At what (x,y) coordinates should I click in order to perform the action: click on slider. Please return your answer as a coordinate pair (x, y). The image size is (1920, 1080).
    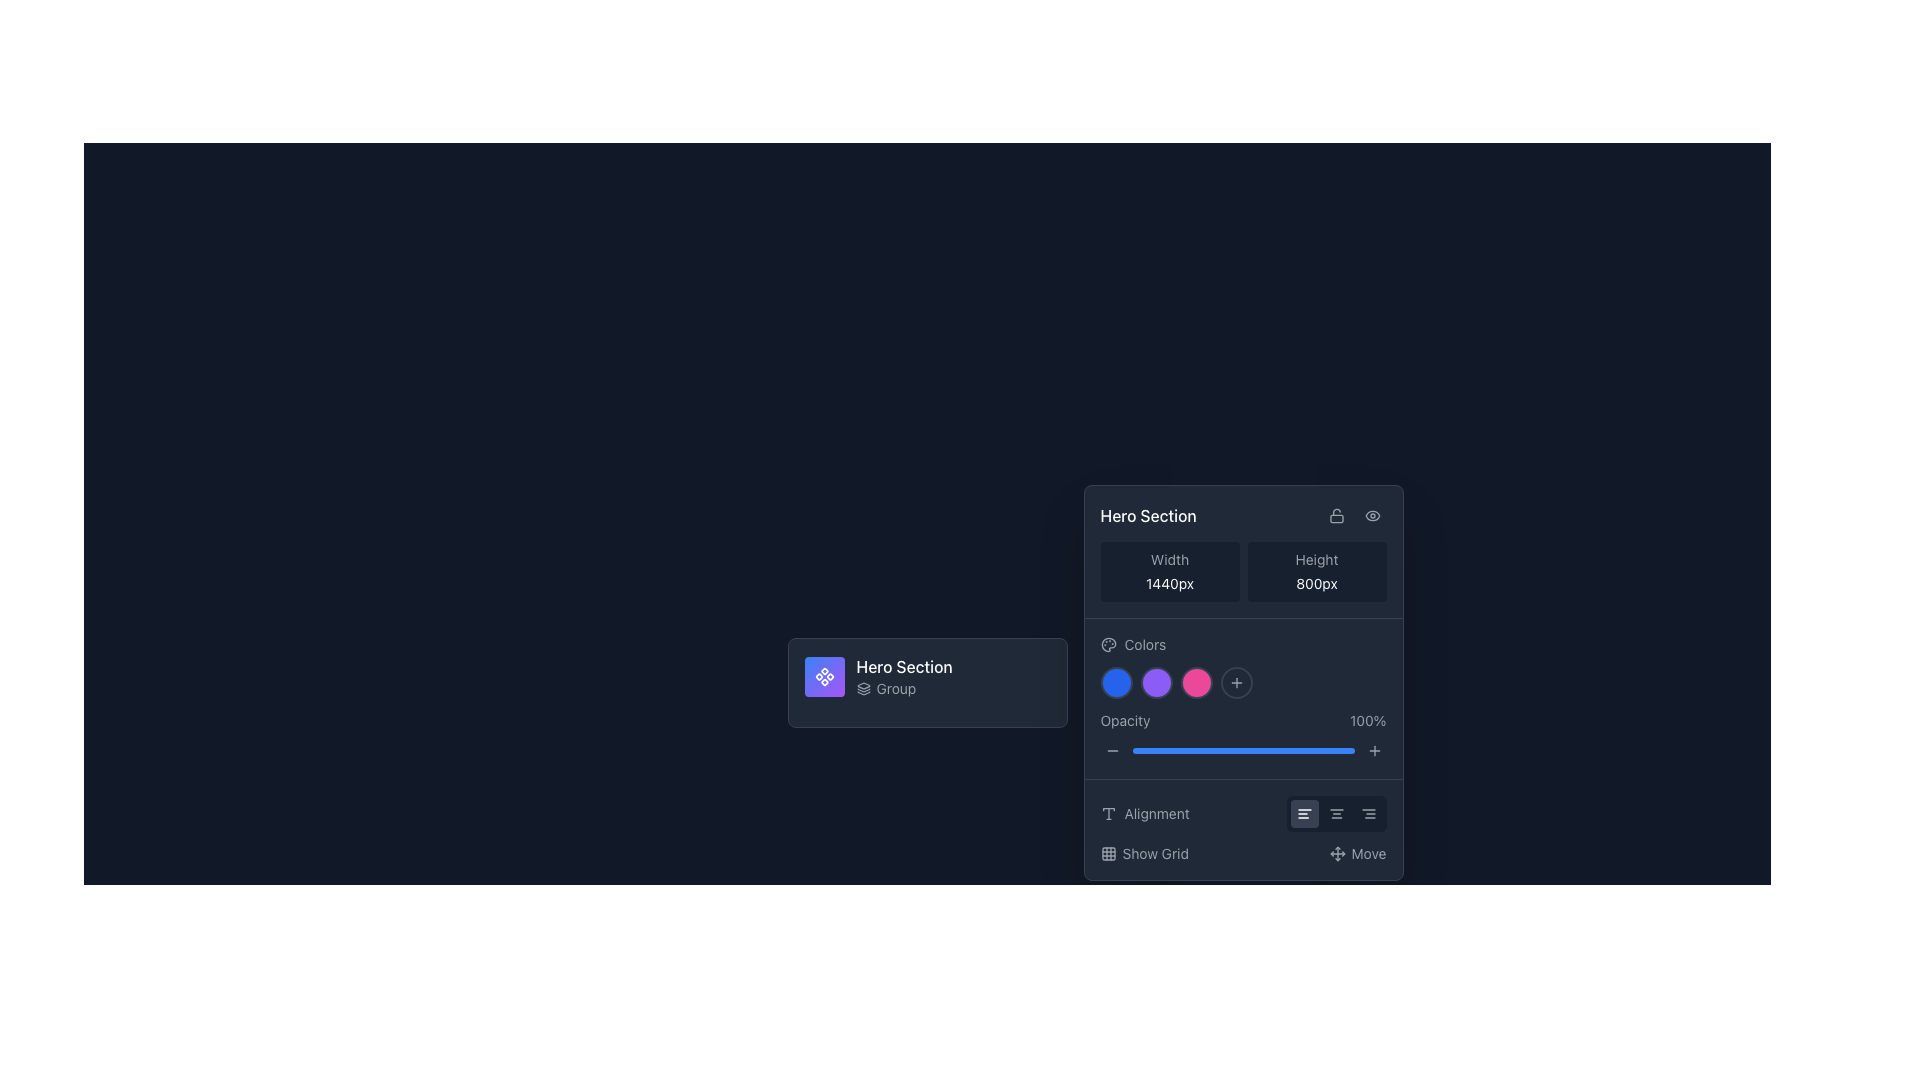
    Looking at the image, I should click on (1213, 751).